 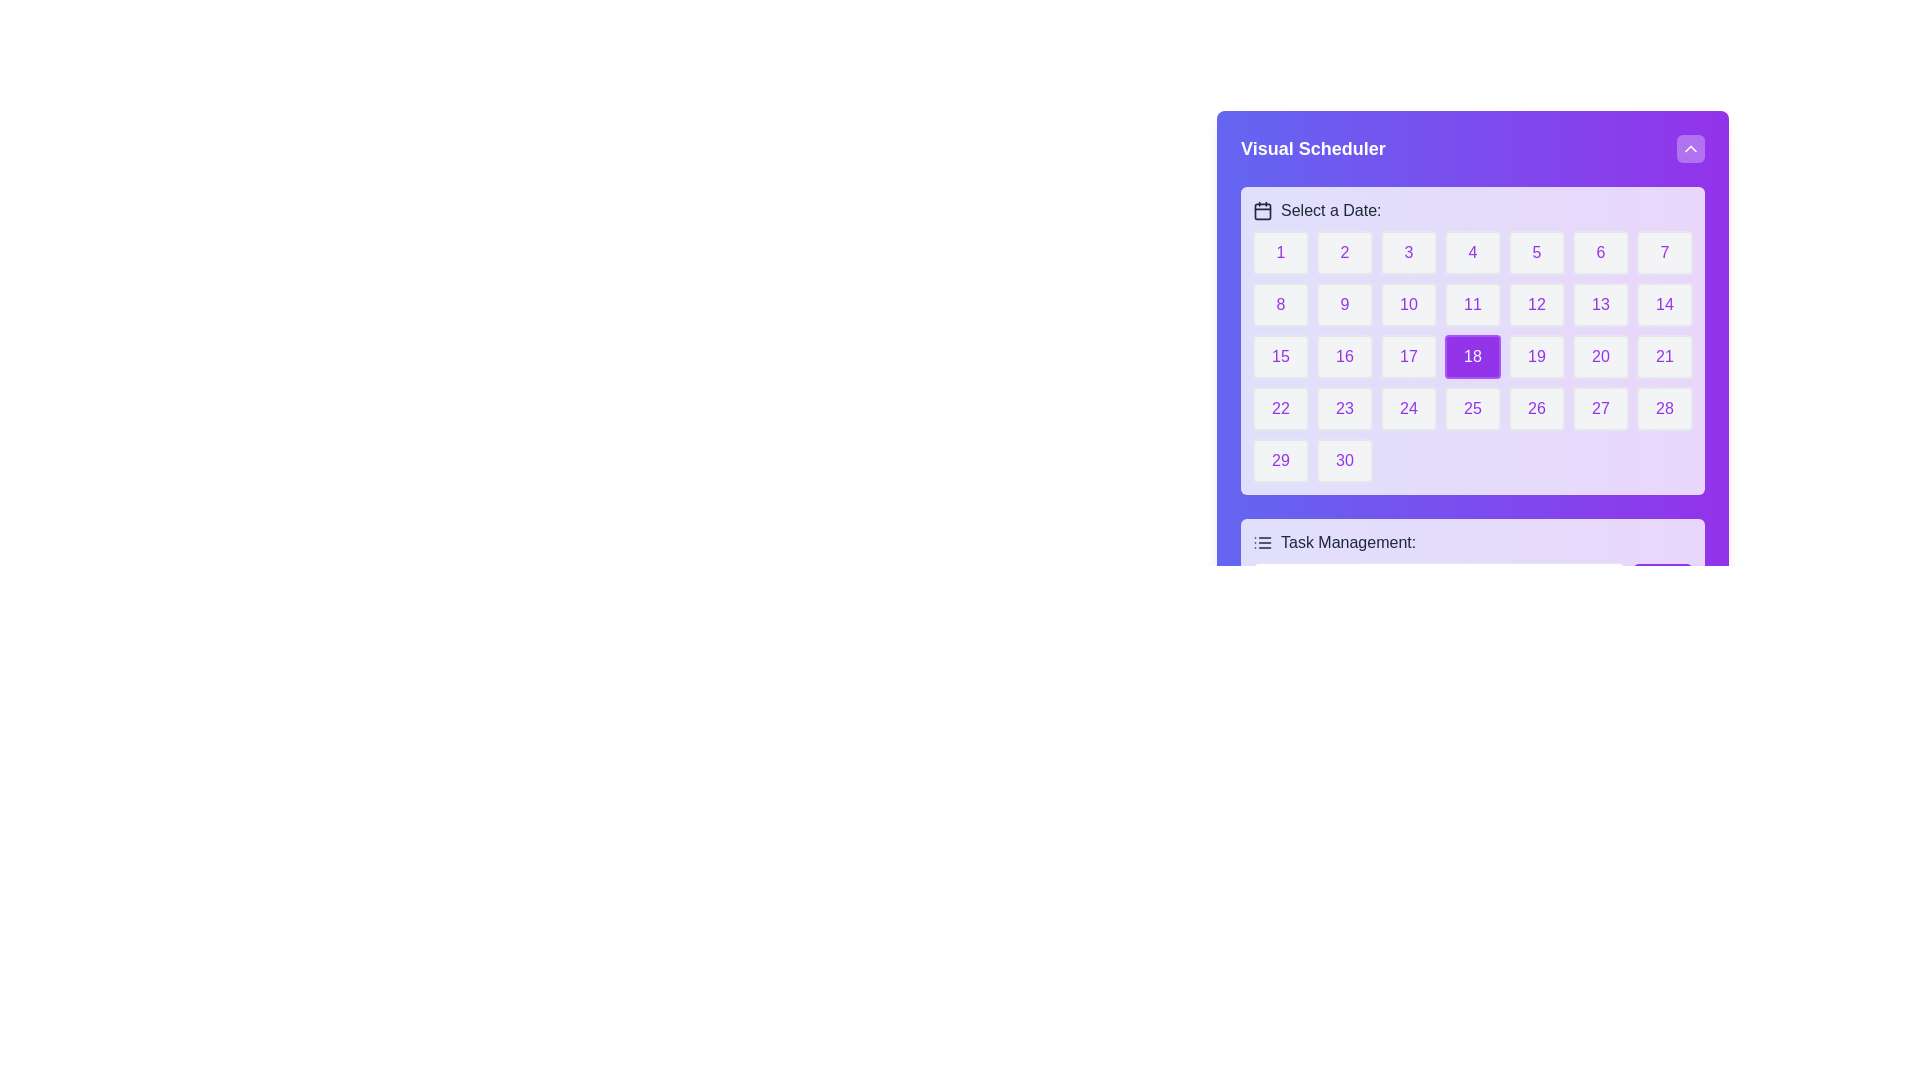 What do you see at coordinates (1281, 356) in the screenshot?
I see `the rounded square button with a light gray background and purple text displaying '15'` at bounding box center [1281, 356].